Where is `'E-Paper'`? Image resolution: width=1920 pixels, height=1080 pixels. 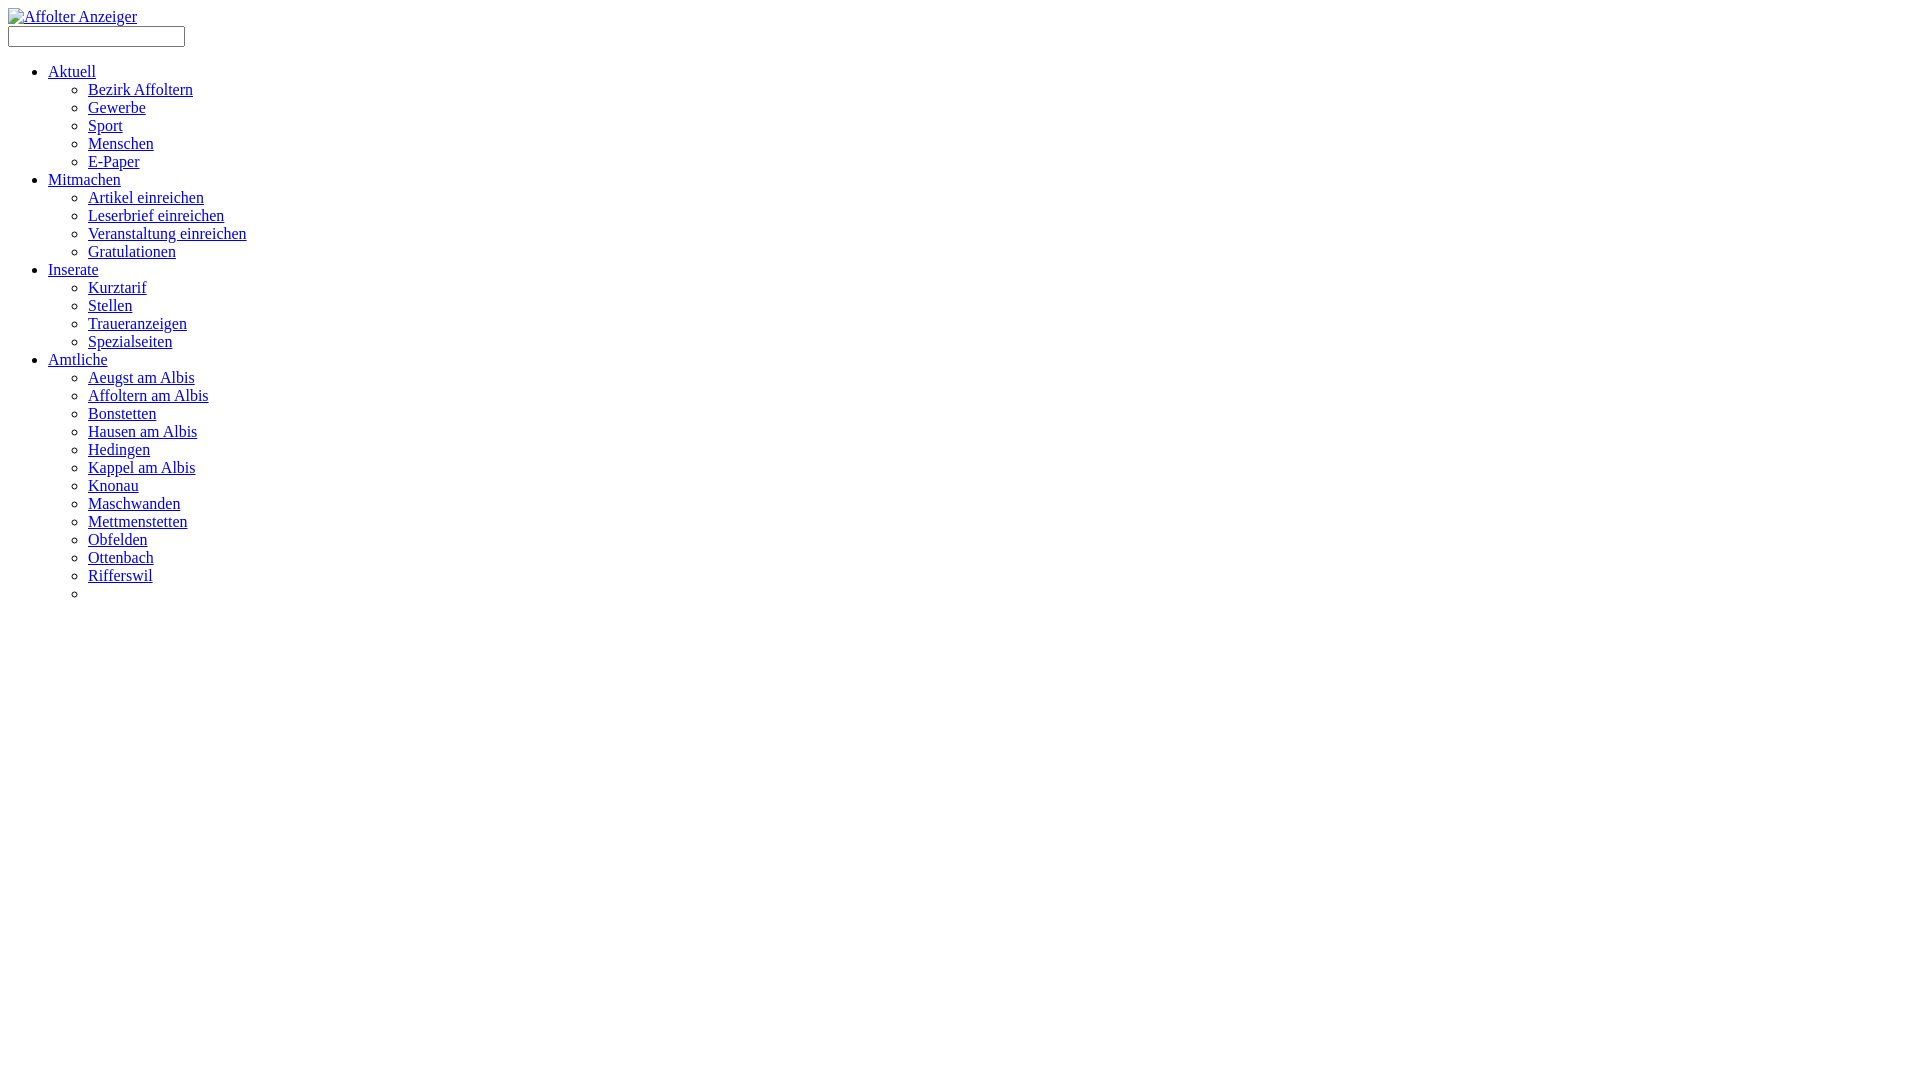 'E-Paper' is located at coordinates (86, 160).